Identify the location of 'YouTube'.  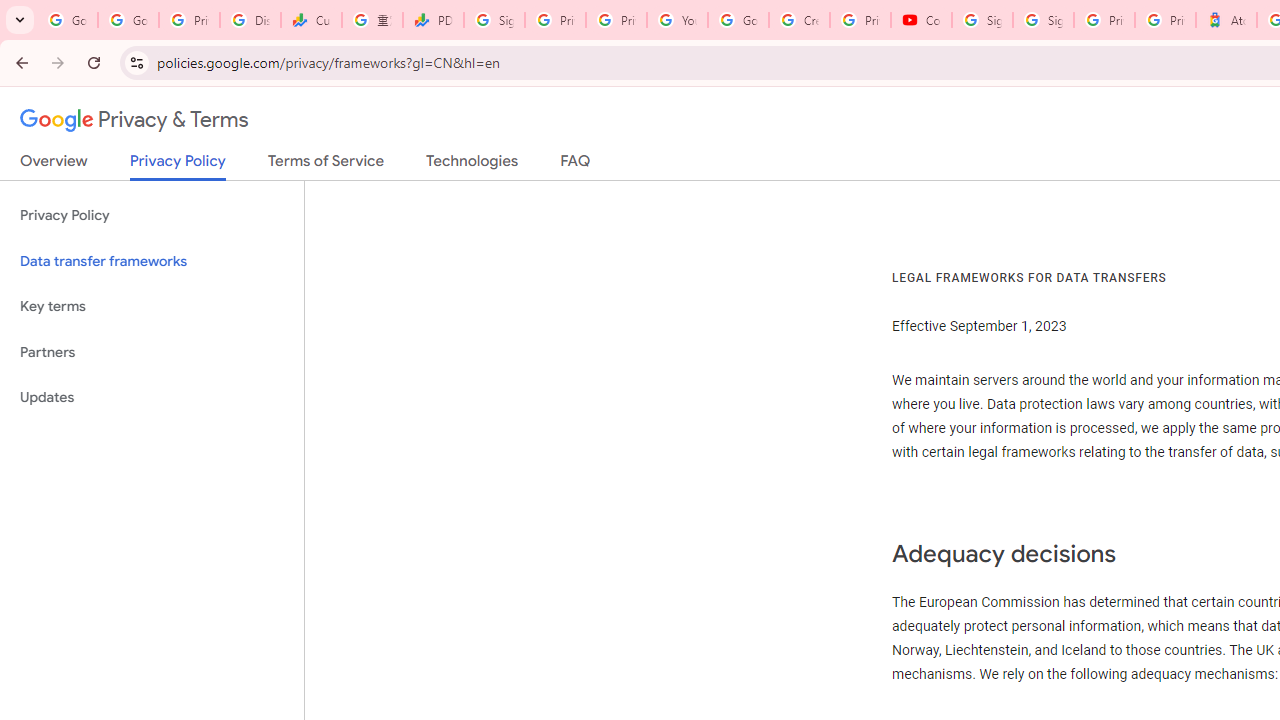
(677, 20).